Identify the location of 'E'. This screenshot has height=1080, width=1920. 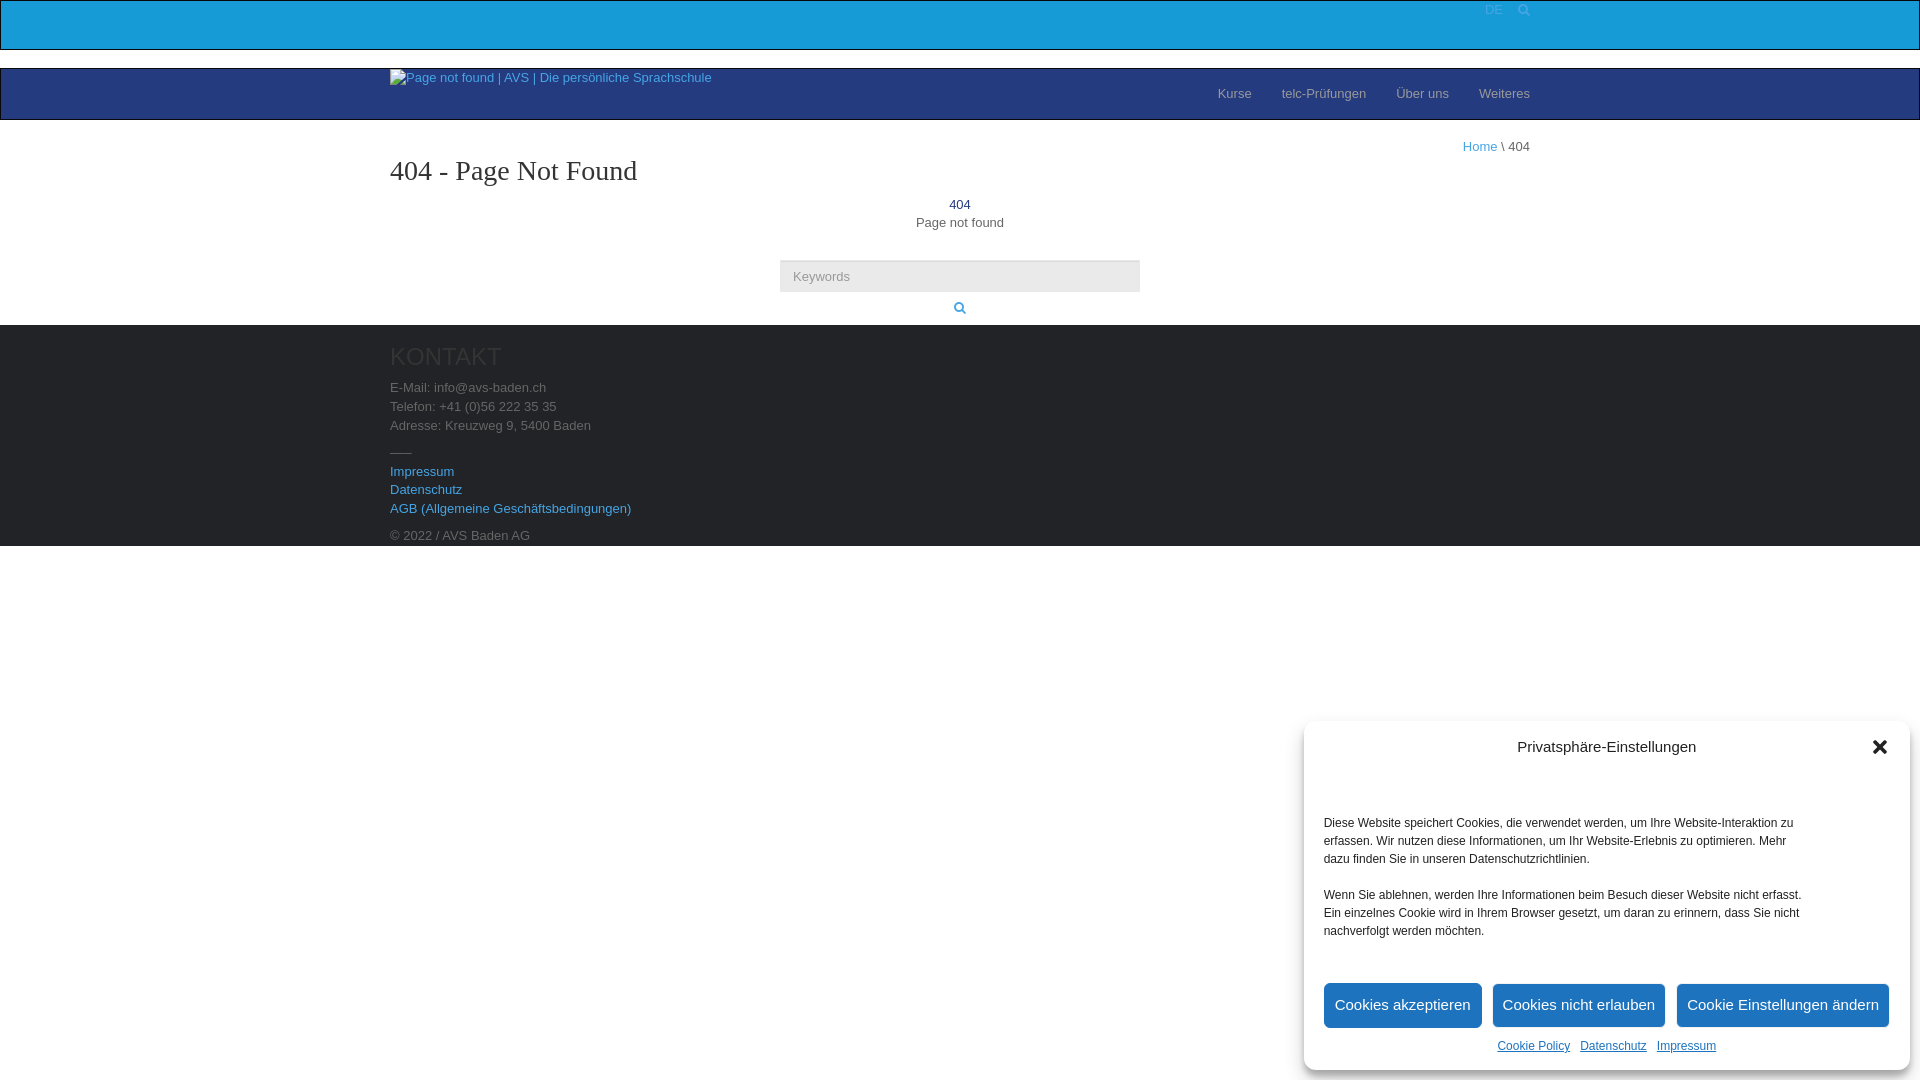
(1498, 9).